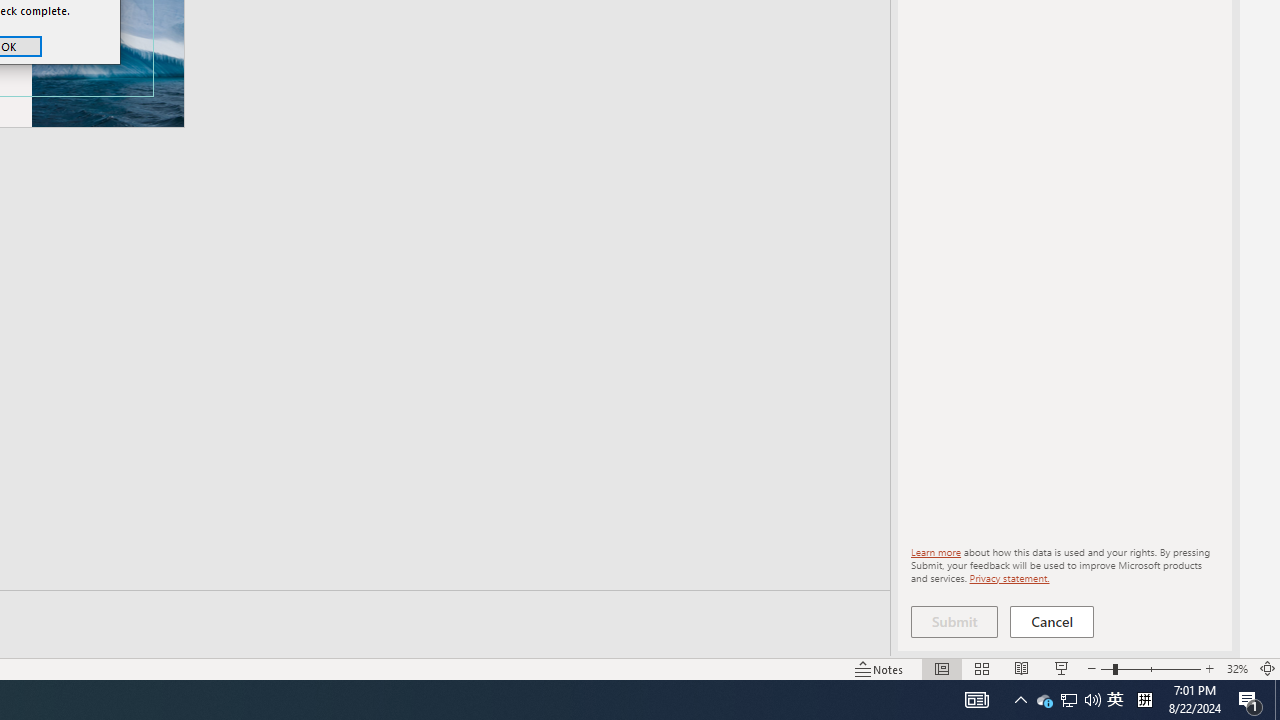  What do you see at coordinates (977, 698) in the screenshot?
I see `'AutomationID: 4105'` at bounding box center [977, 698].